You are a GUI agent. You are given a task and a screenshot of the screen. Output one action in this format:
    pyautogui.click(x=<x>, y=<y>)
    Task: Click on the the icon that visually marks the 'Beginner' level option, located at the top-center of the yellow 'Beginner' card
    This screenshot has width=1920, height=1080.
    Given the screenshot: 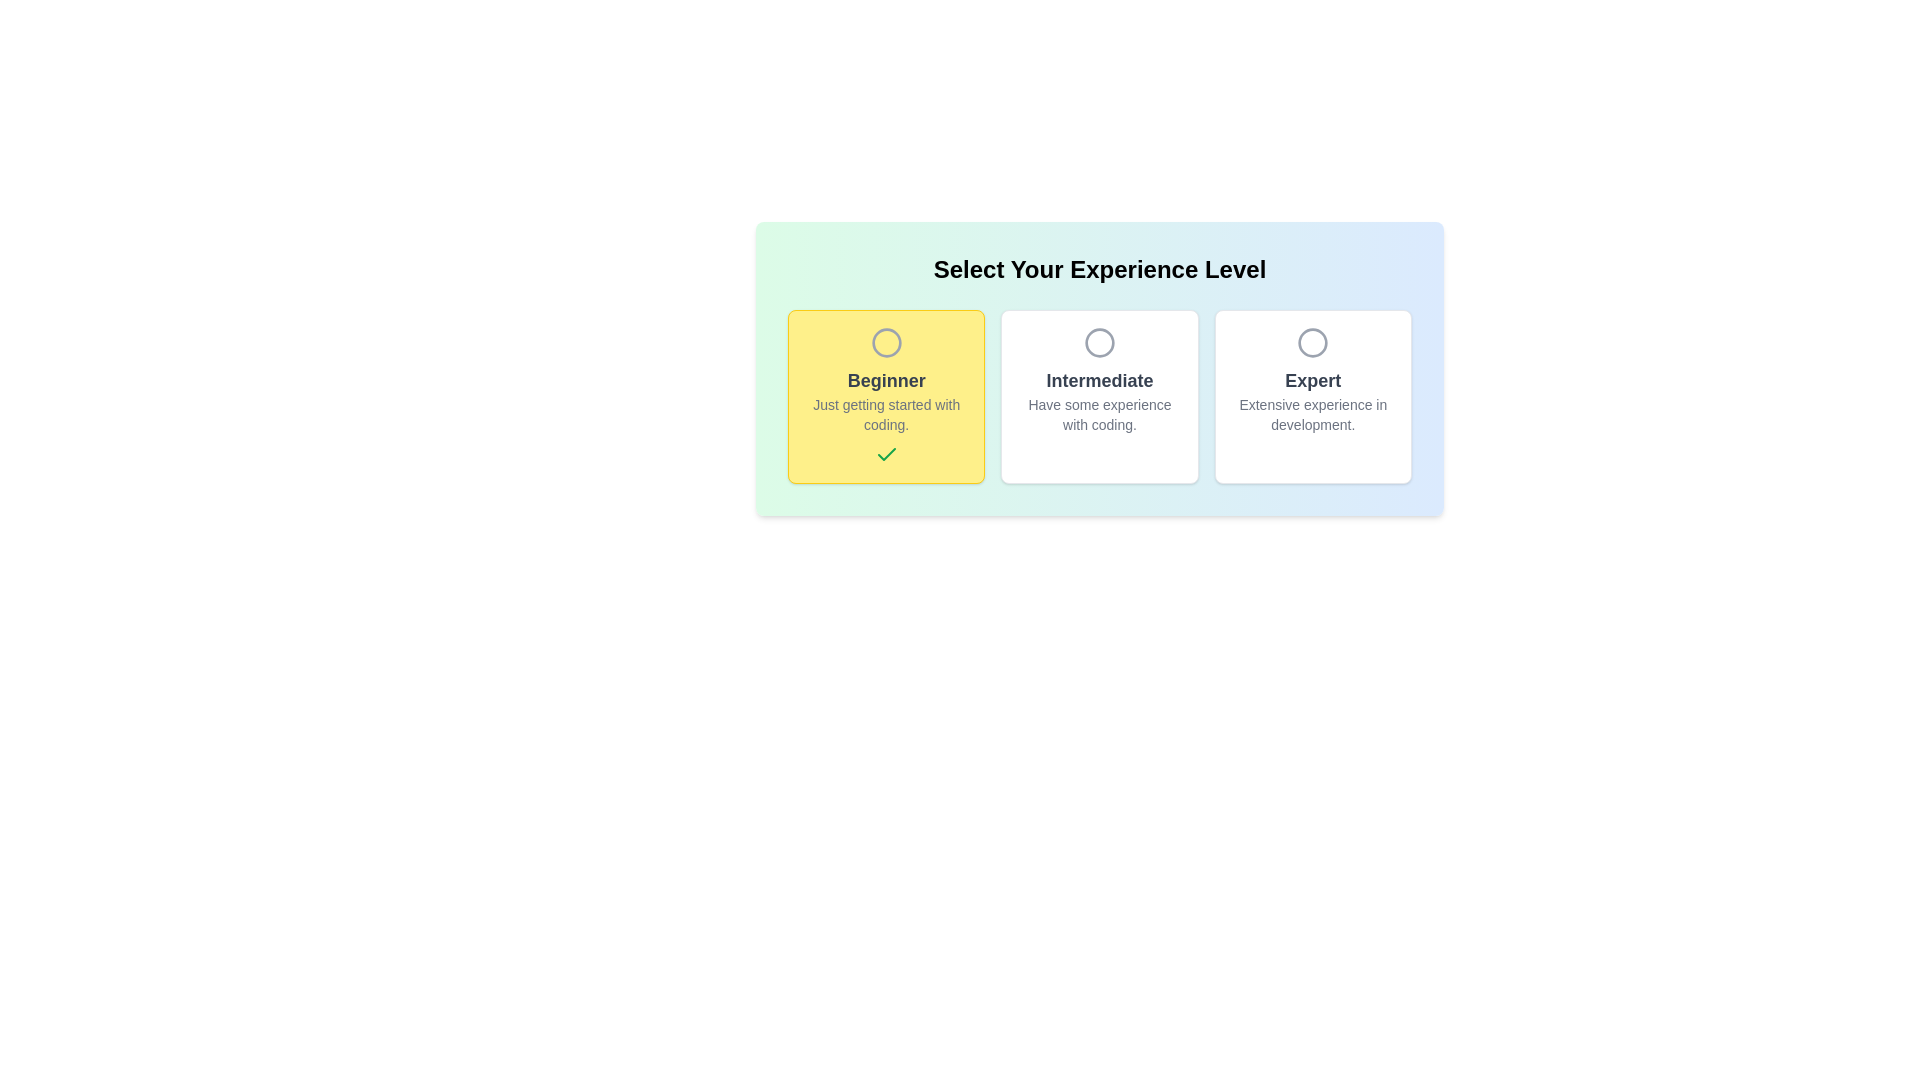 What is the action you would take?
    pyautogui.click(x=885, y=342)
    